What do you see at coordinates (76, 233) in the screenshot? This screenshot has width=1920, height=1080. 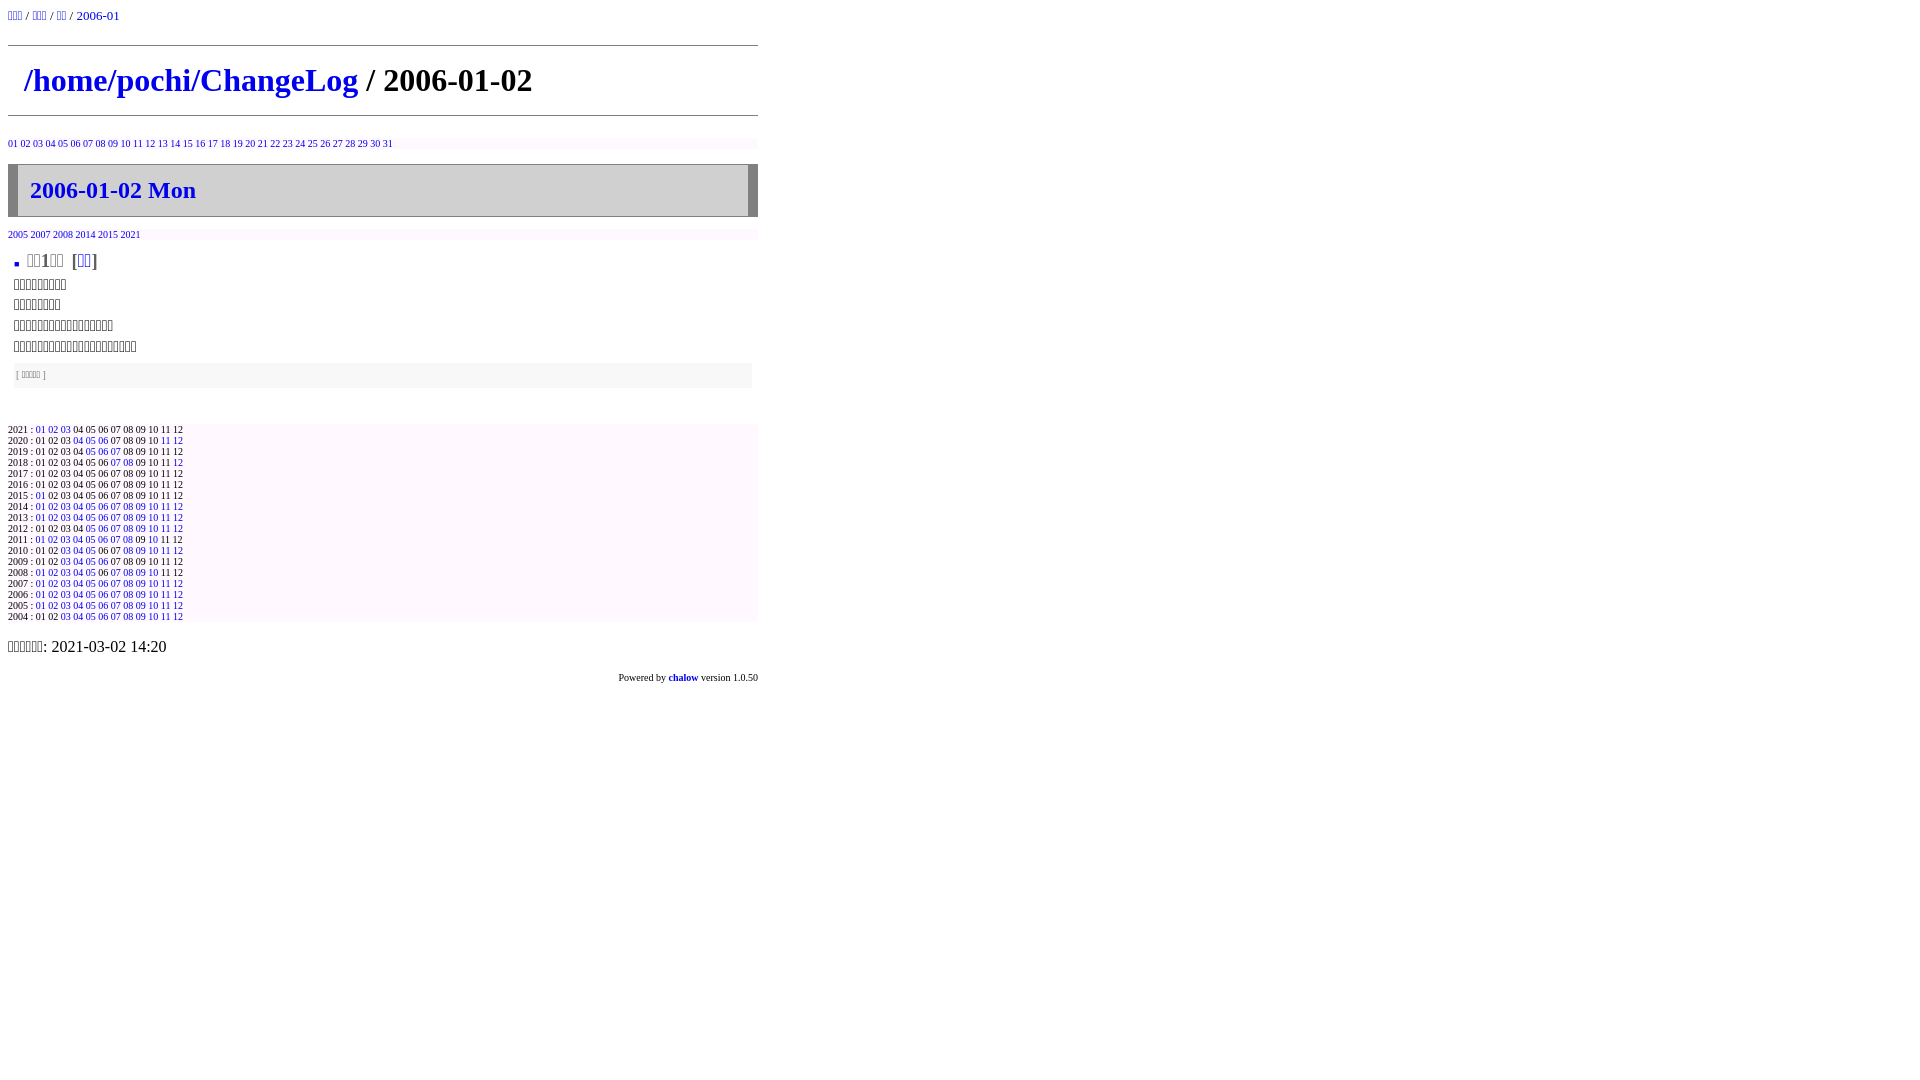 I see `'2014'` at bounding box center [76, 233].